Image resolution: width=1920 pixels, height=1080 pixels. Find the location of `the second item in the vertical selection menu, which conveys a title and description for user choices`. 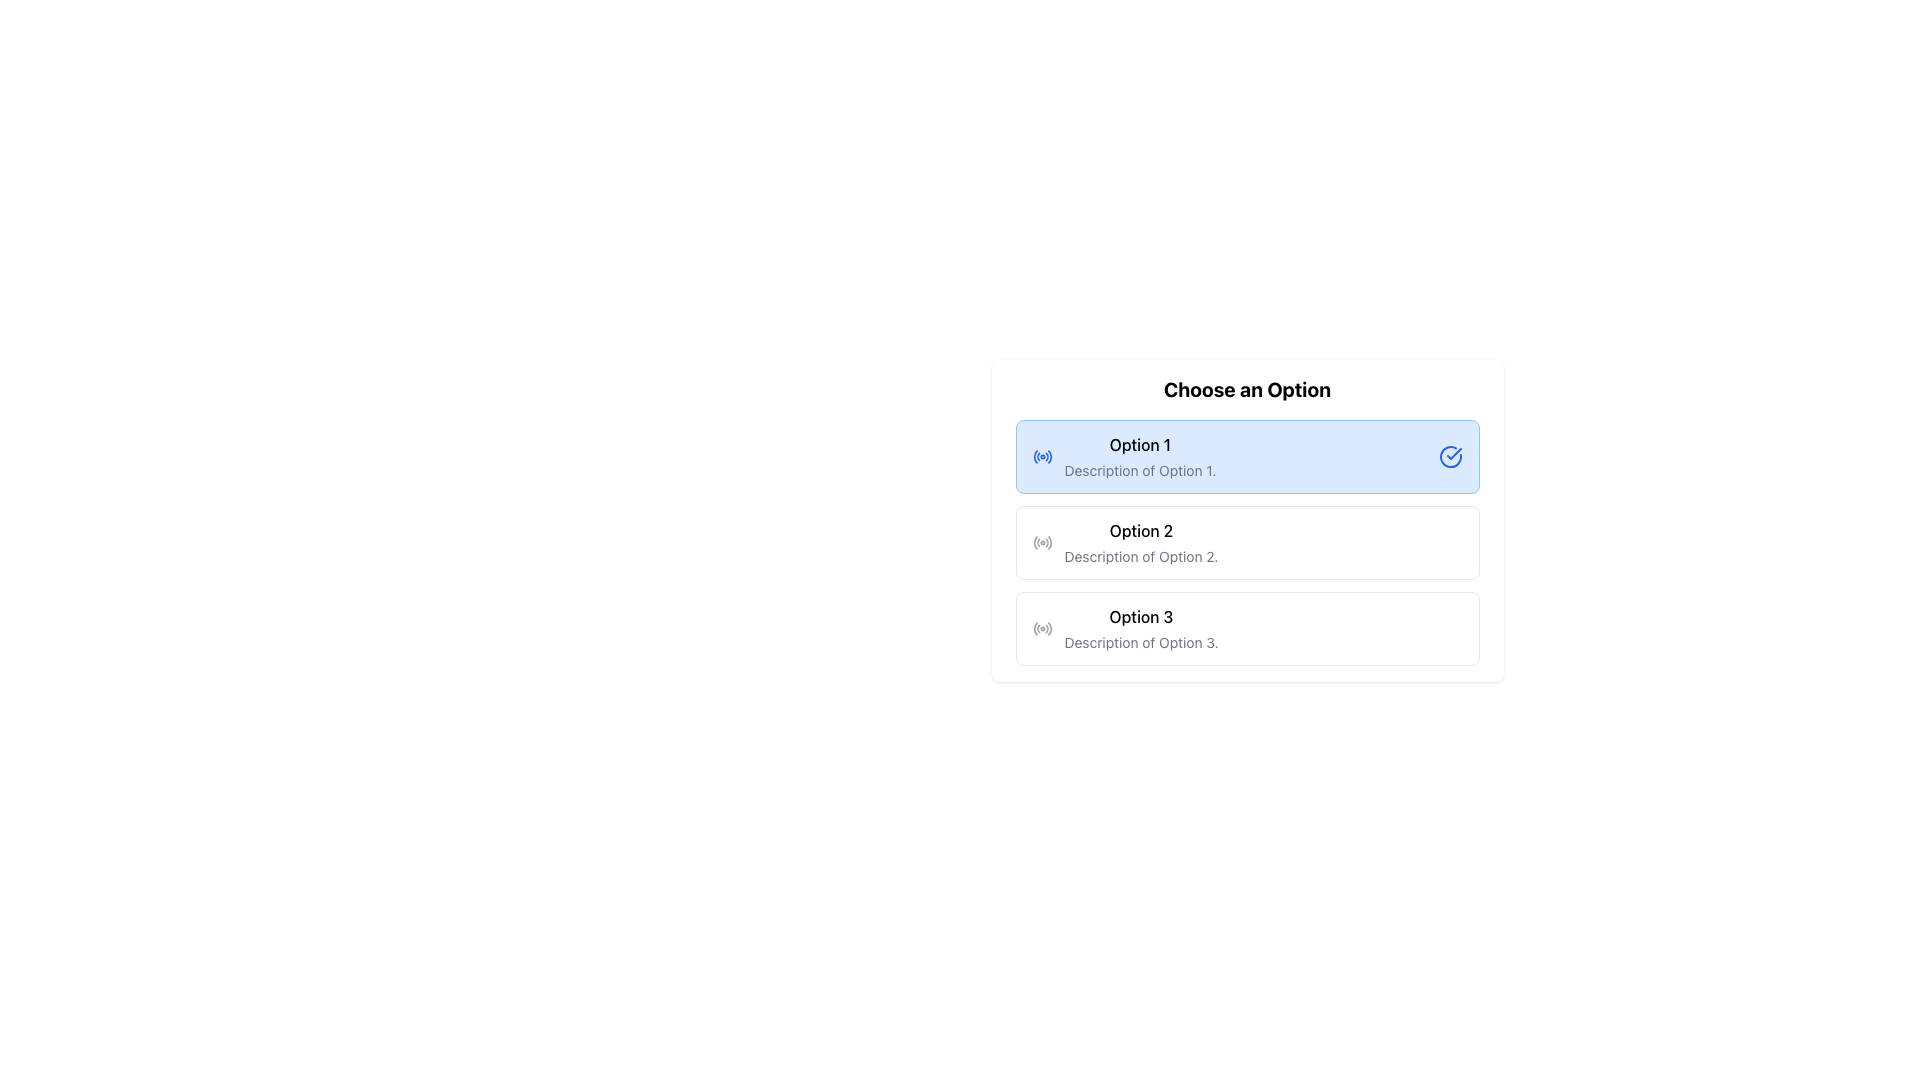

the second item in the vertical selection menu, which conveys a title and description for user choices is located at coordinates (1141, 543).